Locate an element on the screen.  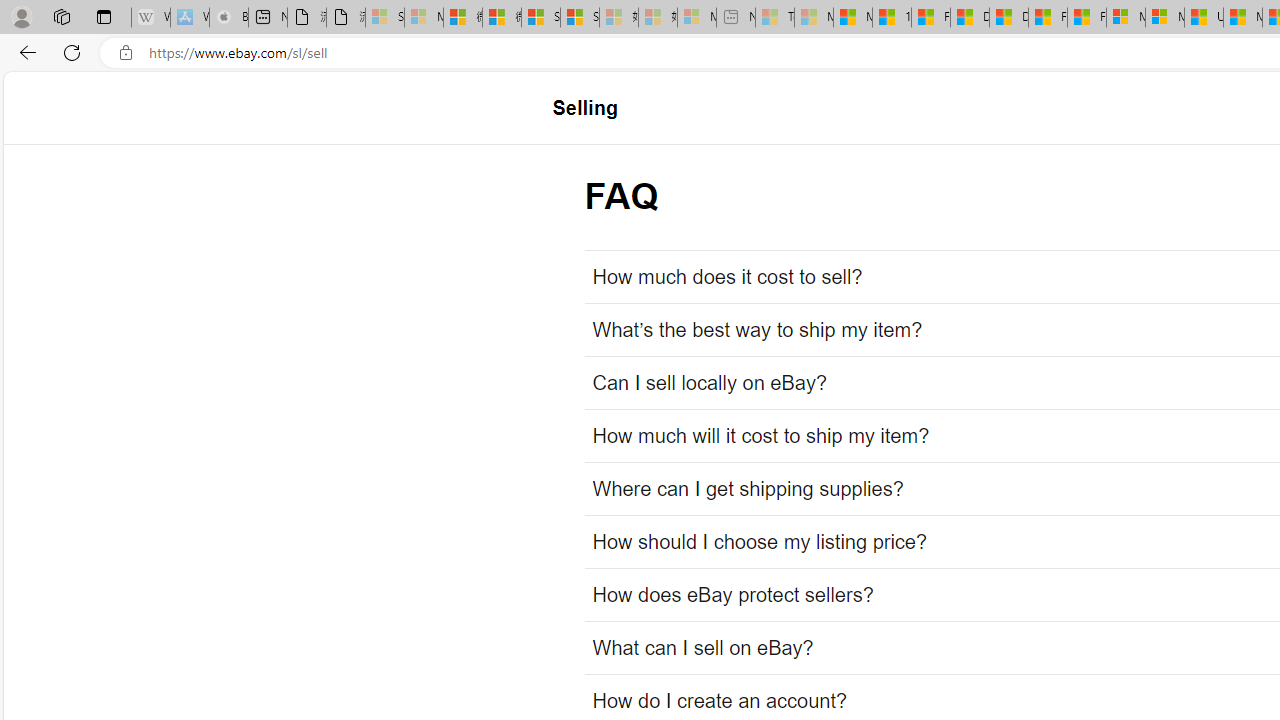
'Buy iPad - Apple - Sleeping' is located at coordinates (229, 17).